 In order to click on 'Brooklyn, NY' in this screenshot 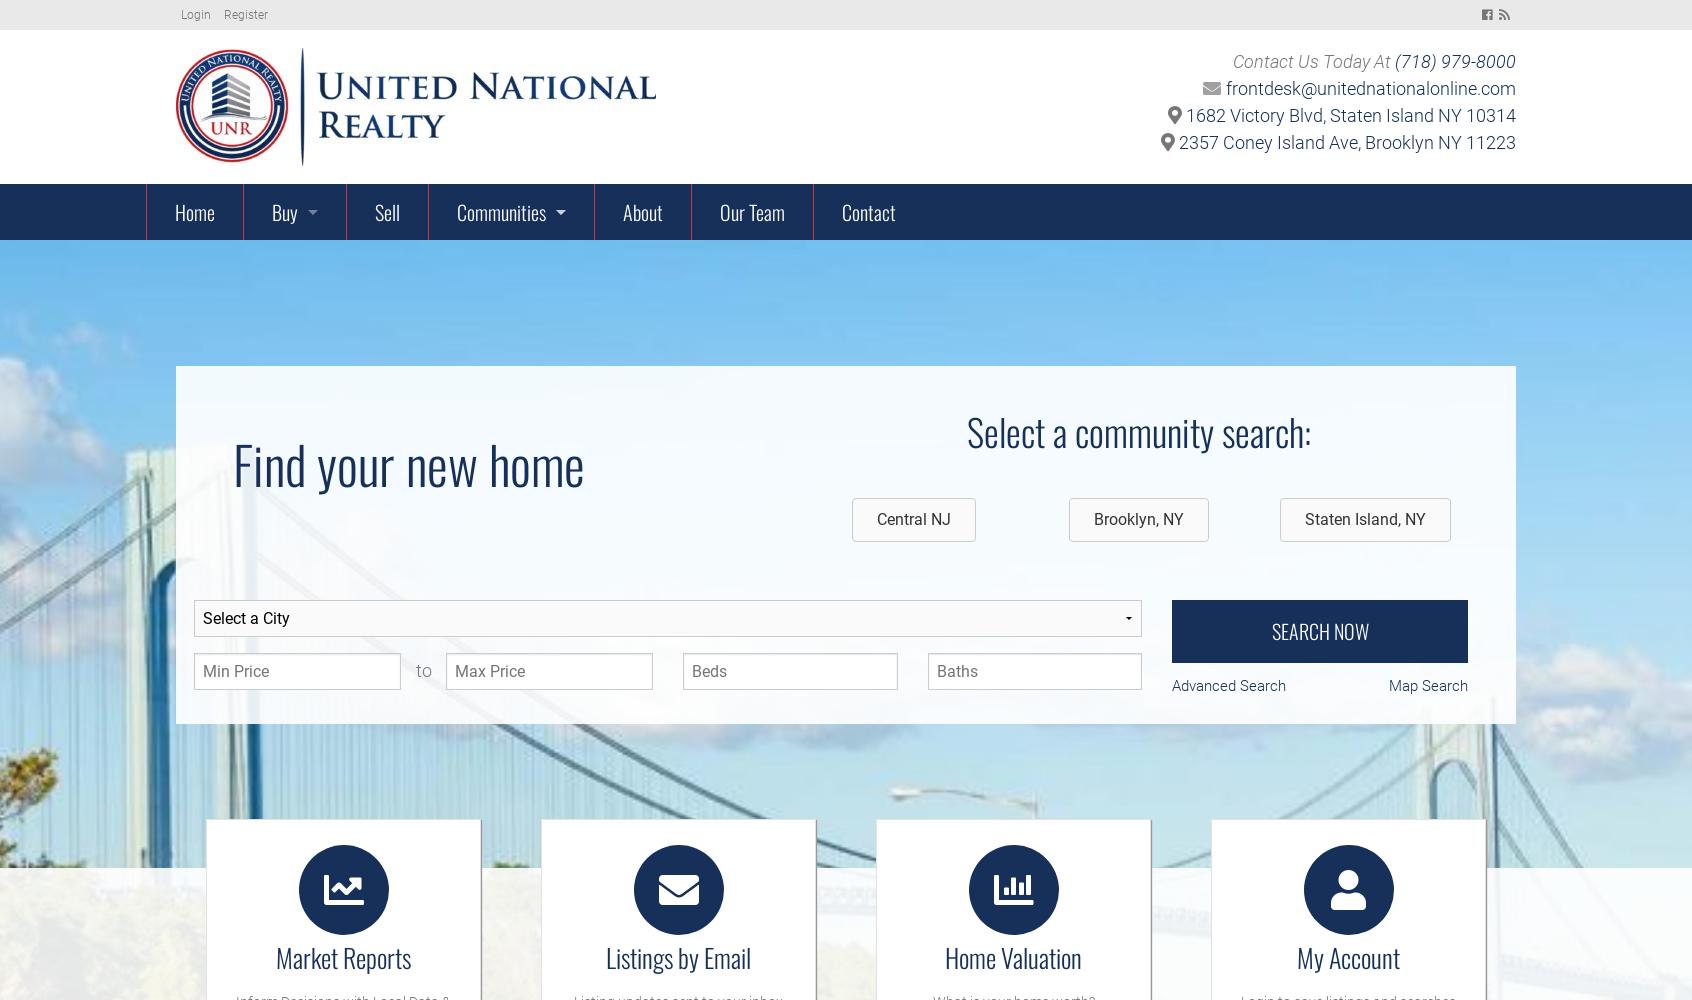, I will do `click(1094, 518)`.